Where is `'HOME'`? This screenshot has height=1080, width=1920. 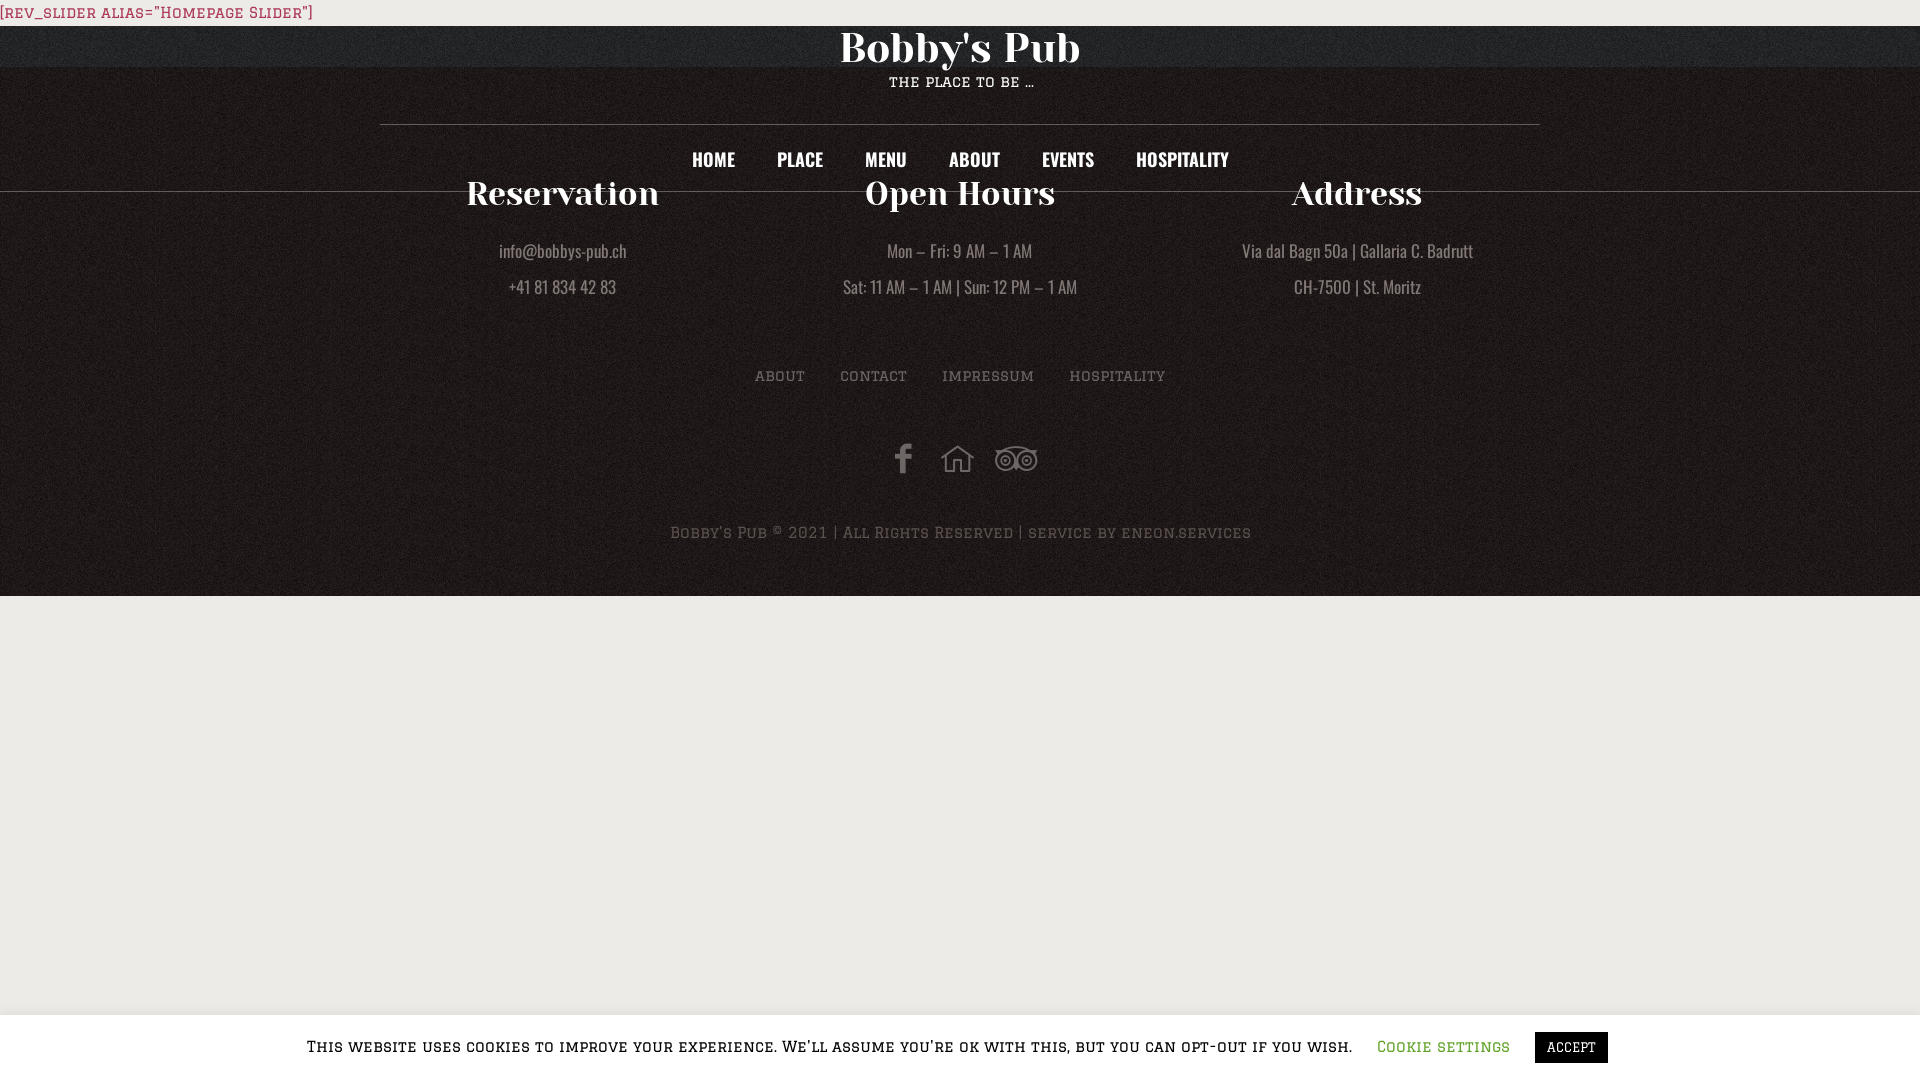 'HOME' is located at coordinates (712, 157).